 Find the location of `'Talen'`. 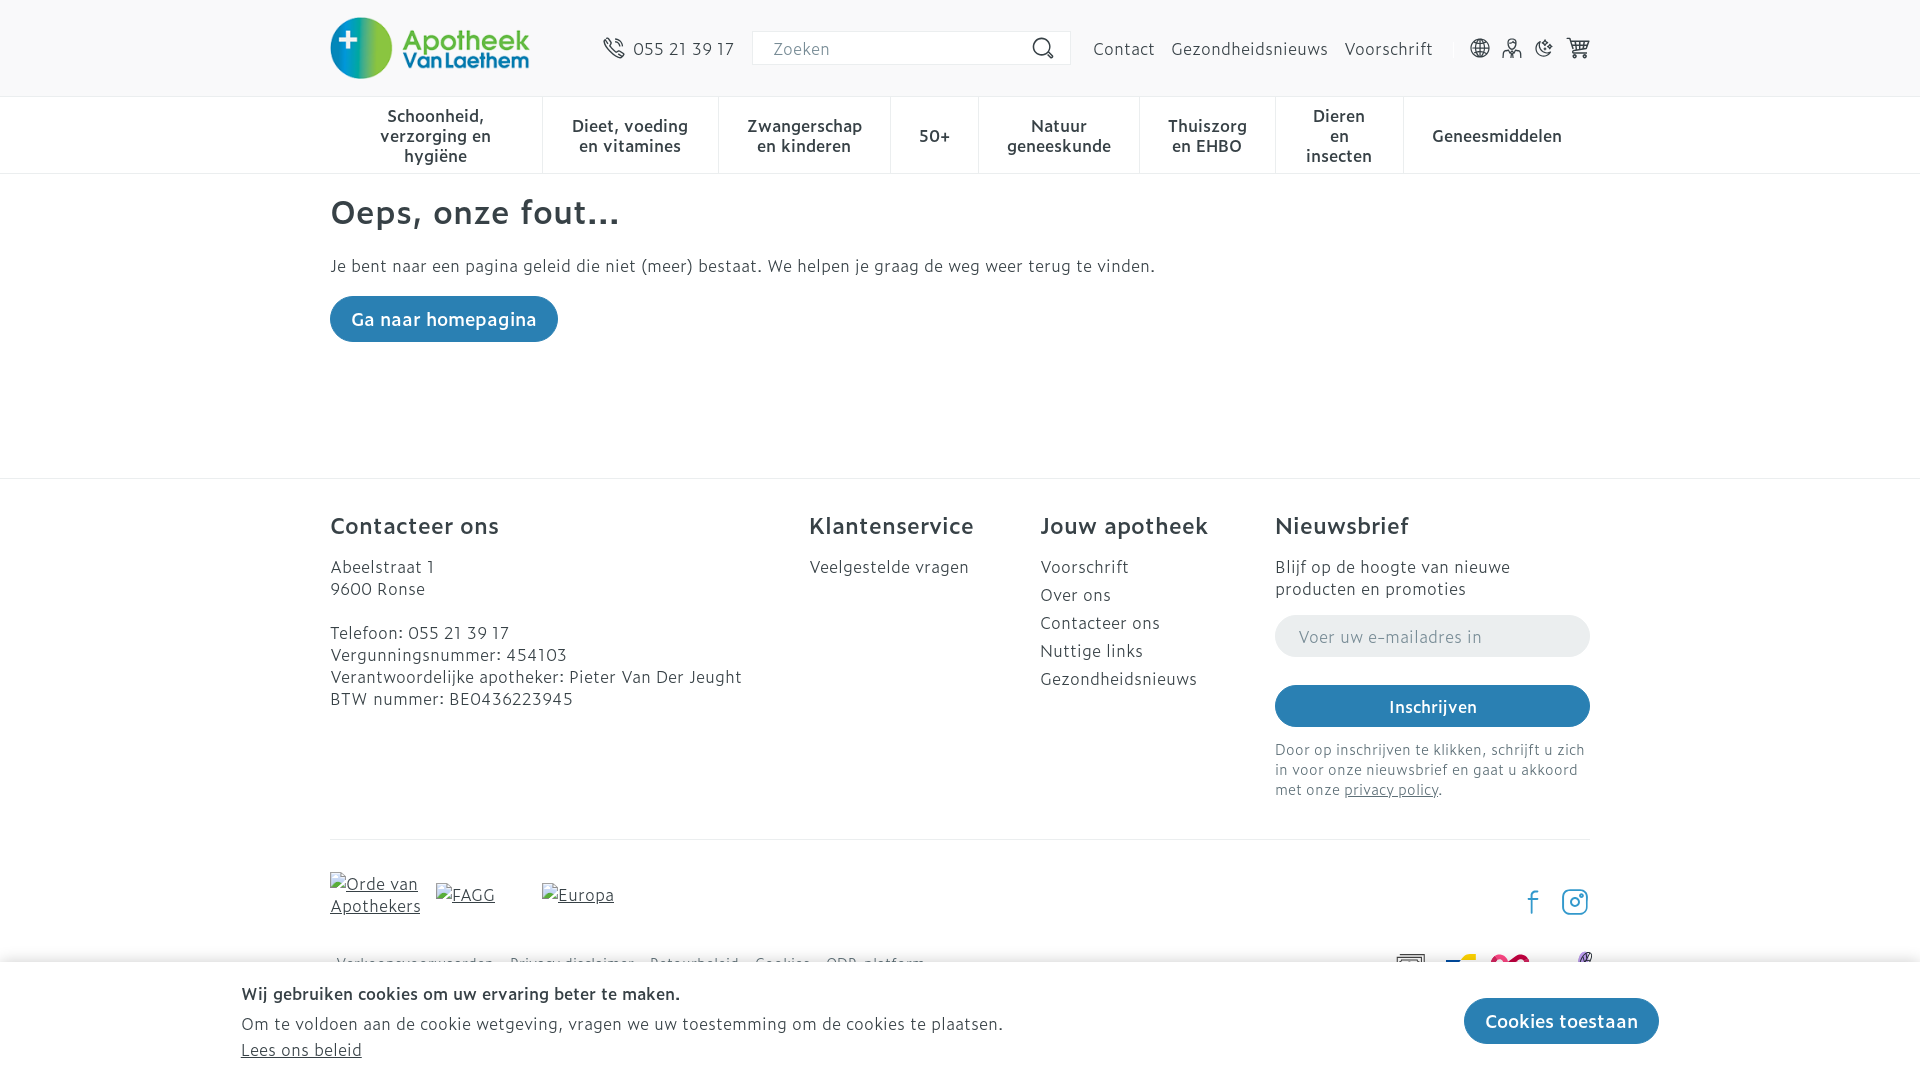

'Talen' is located at coordinates (1479, 46).